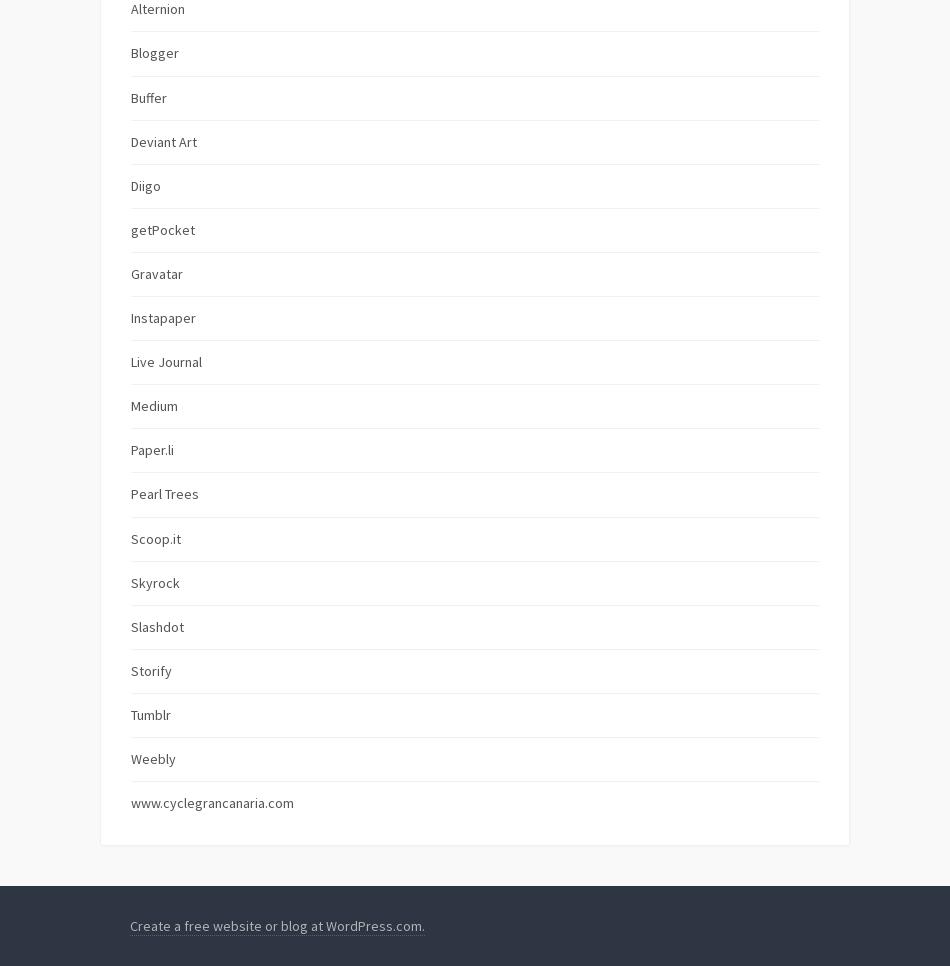 The height and width of the screenshot is (966, 950). What do you see at coordinates (157, 272) in the screenshot?
I see `'Gravatar'` at bounding box center [157, 272].